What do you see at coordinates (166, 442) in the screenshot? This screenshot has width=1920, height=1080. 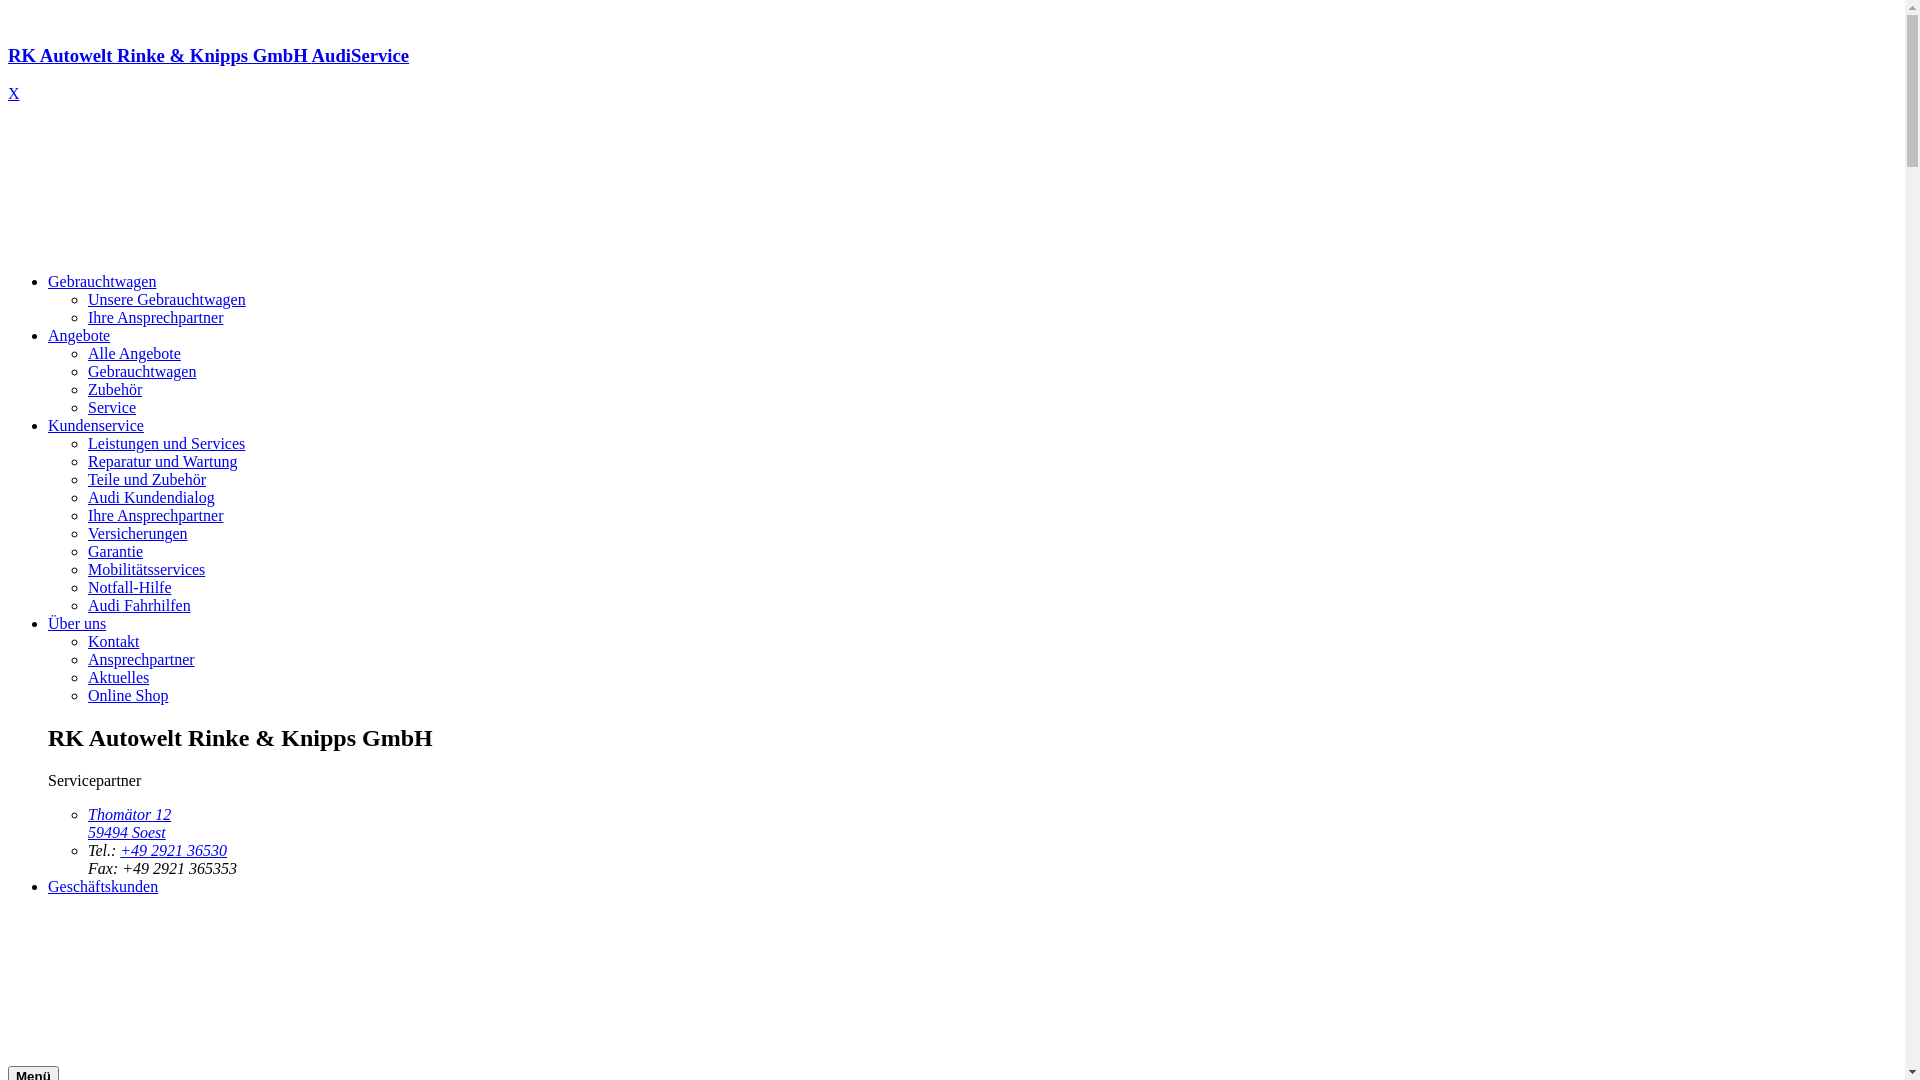 I see `'Leistungen und Services'` at bounding box center [166, 442].